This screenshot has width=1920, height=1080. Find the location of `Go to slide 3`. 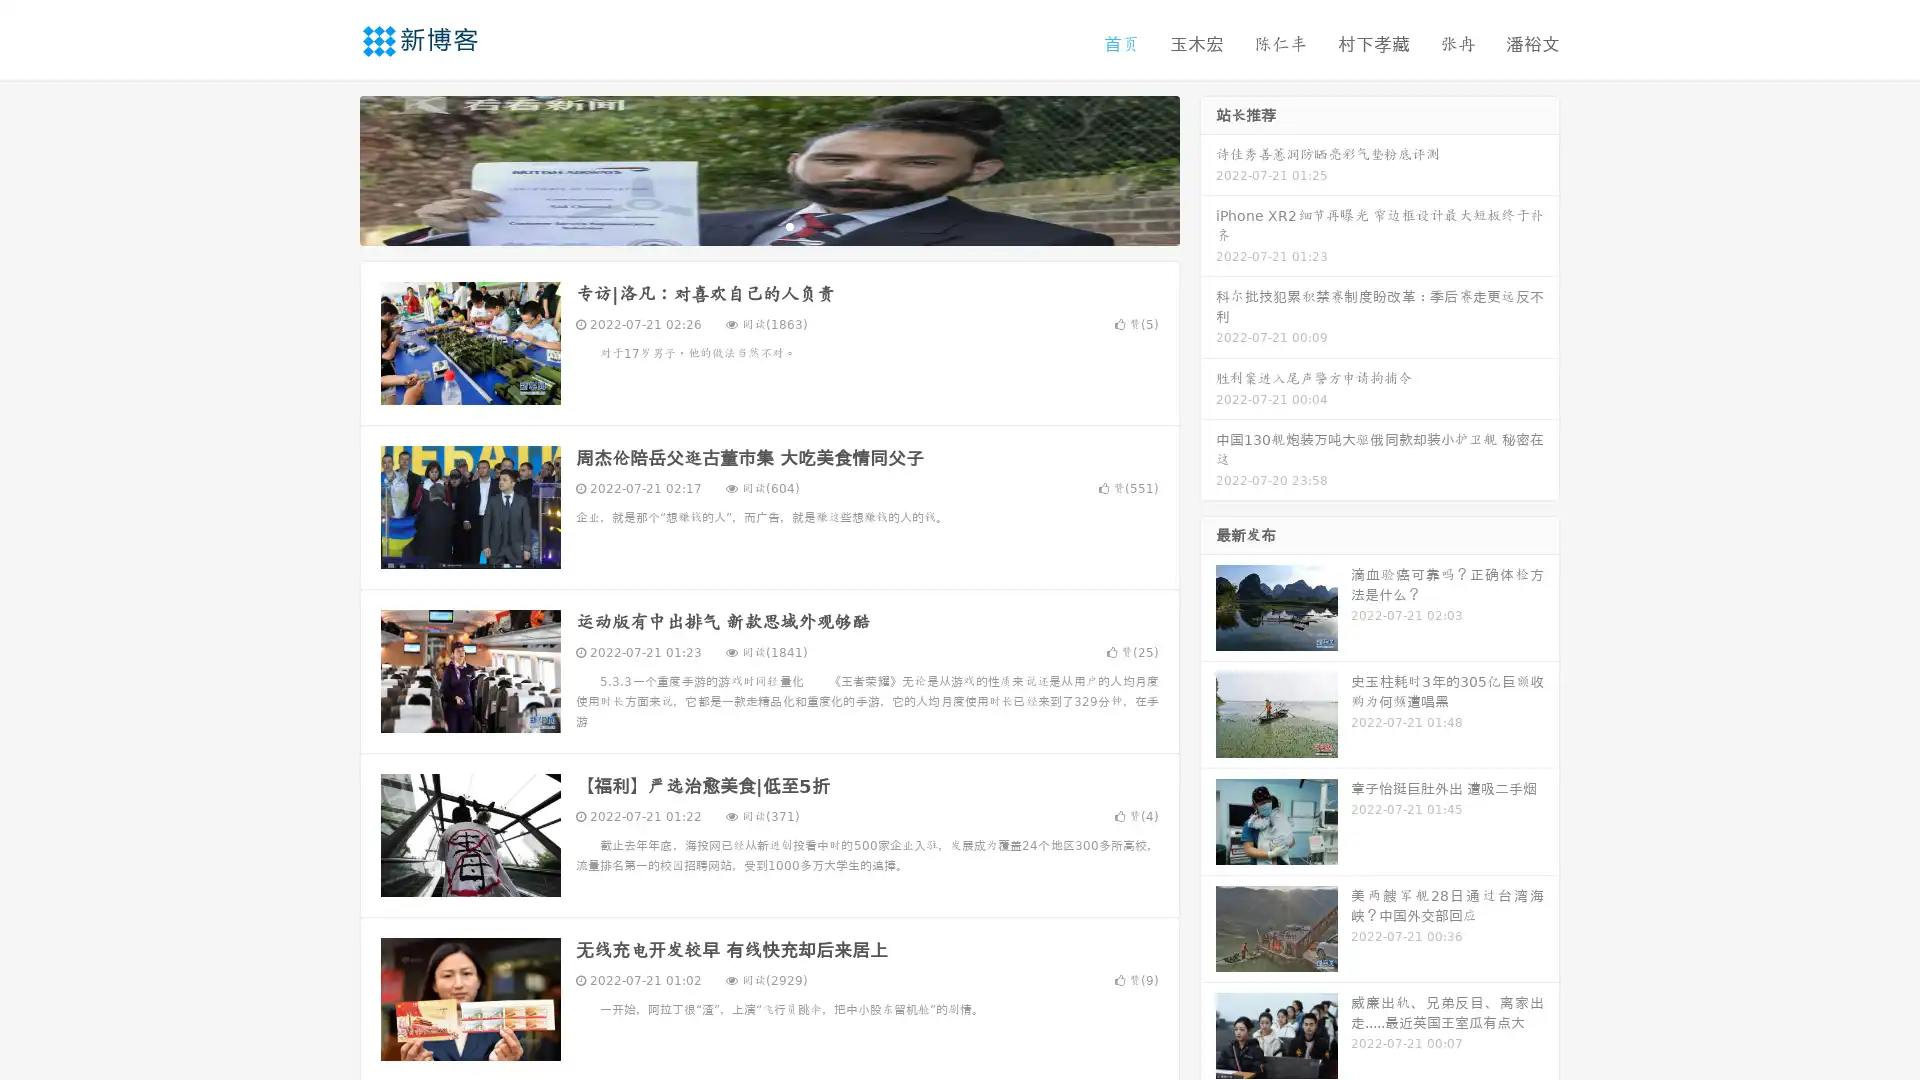

Go to slide 3 is located at coordinates (789, 225).